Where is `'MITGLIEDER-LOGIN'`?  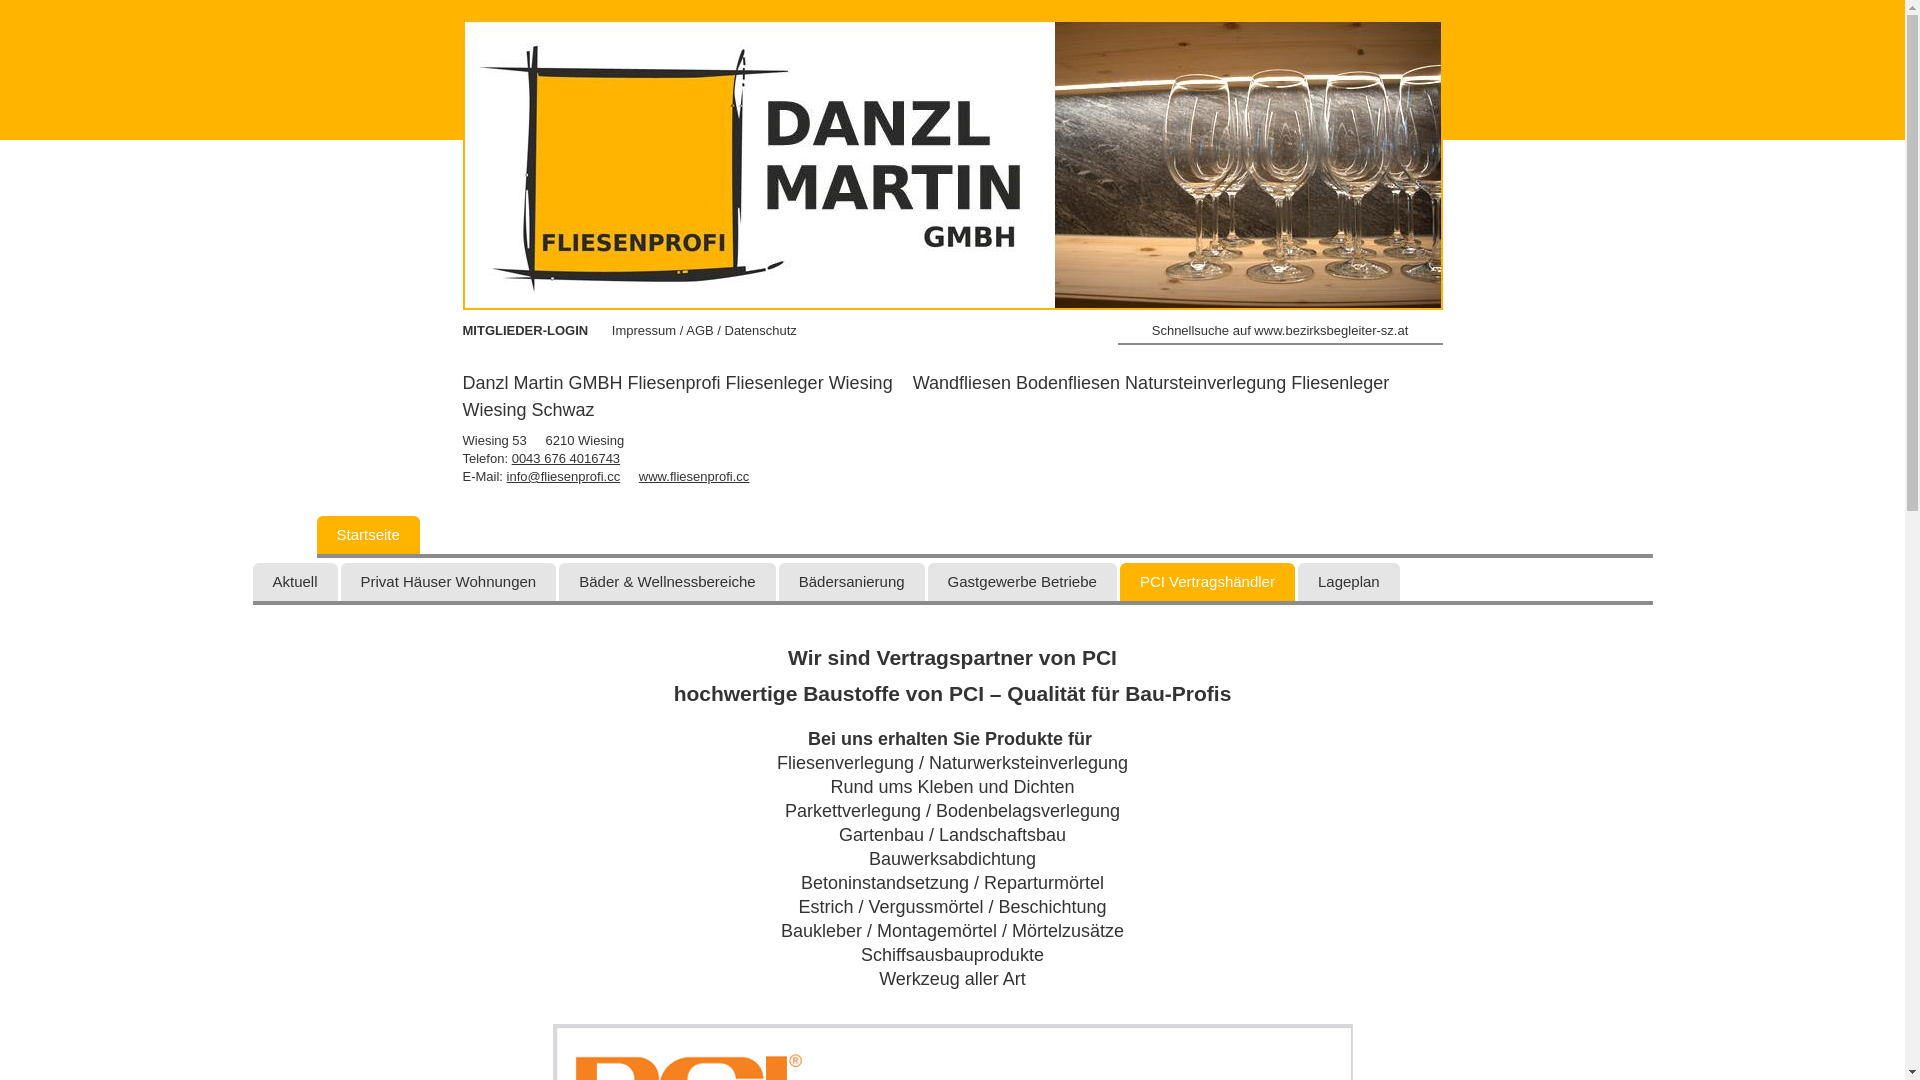 'MITGLIEDER-LOGIN' is located at coordinates (460, 329).